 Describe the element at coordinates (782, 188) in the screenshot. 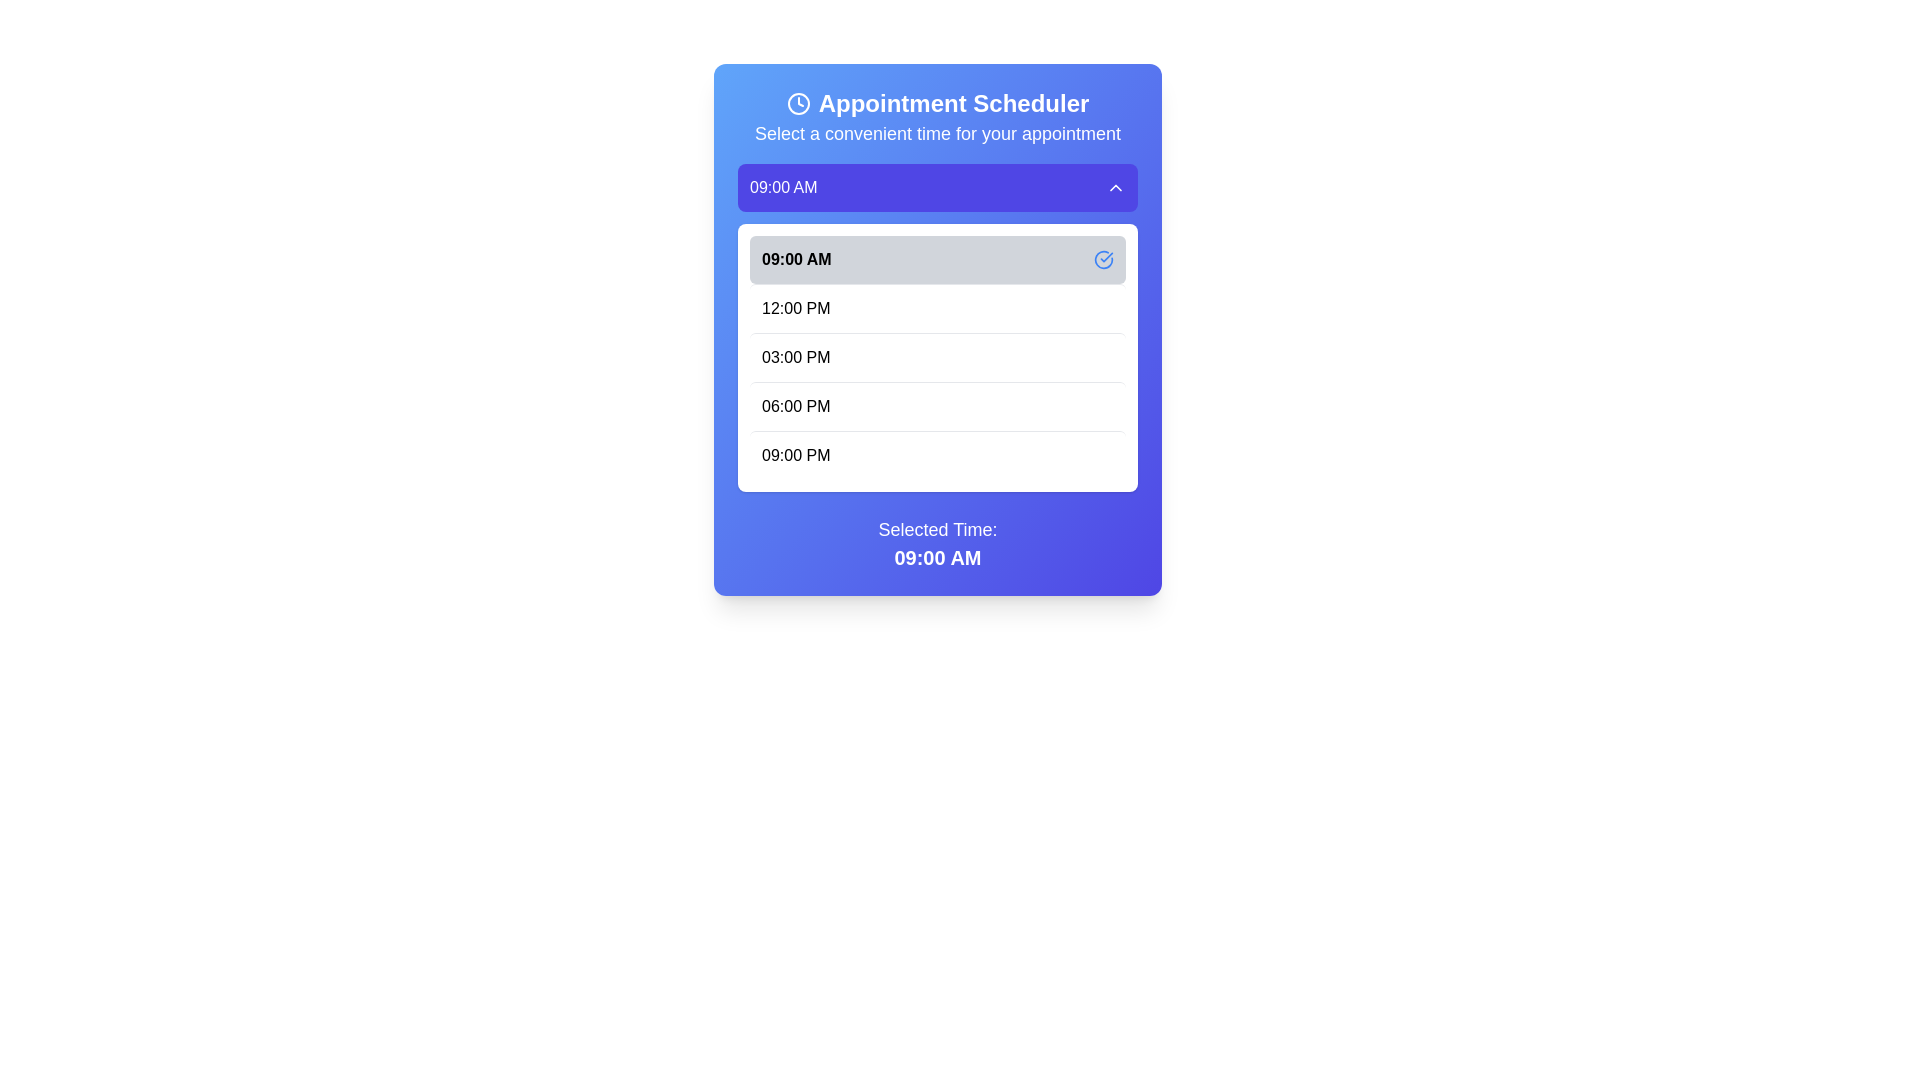

I see `the text '09:00 AM' which is displayed in bold white color on a blue background at the top section of the dropdown menu` at that location.